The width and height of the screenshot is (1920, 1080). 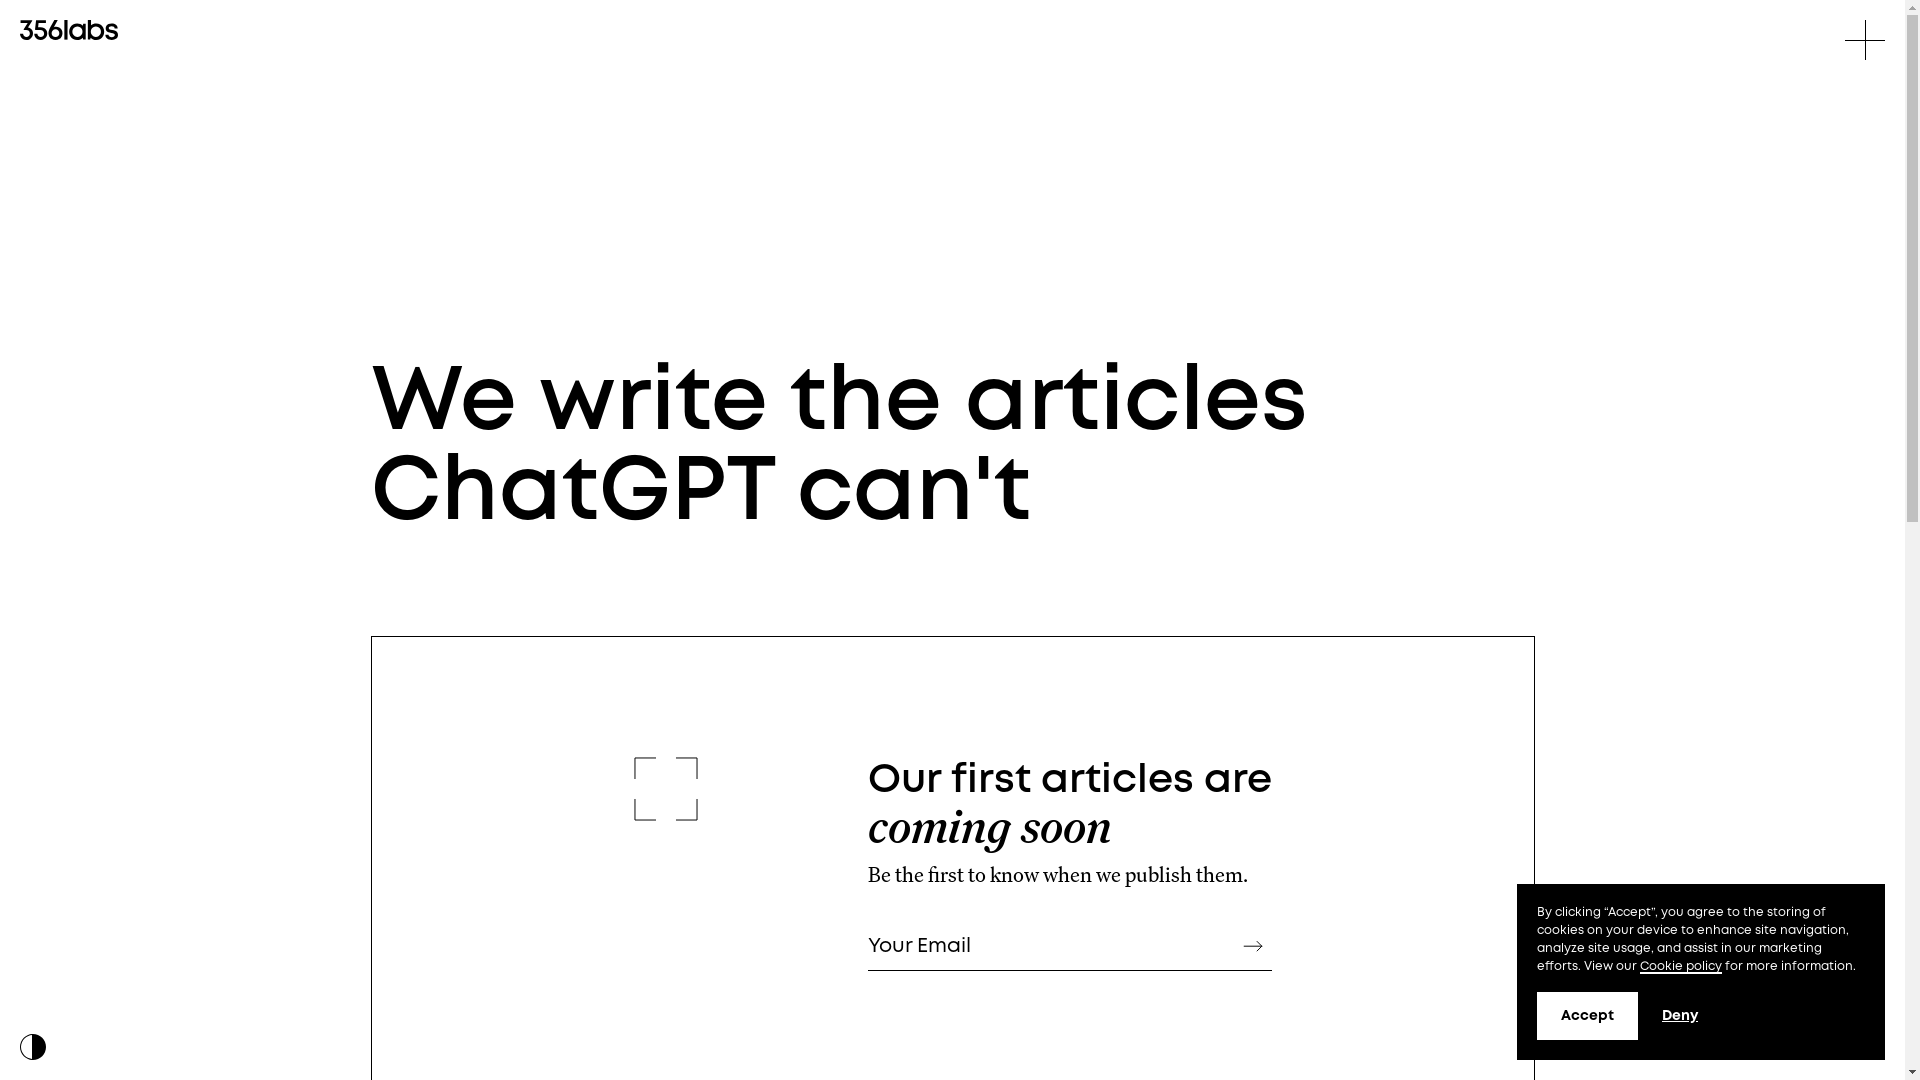 I want to click on 'Accept', so click(x=1586, y=1015).